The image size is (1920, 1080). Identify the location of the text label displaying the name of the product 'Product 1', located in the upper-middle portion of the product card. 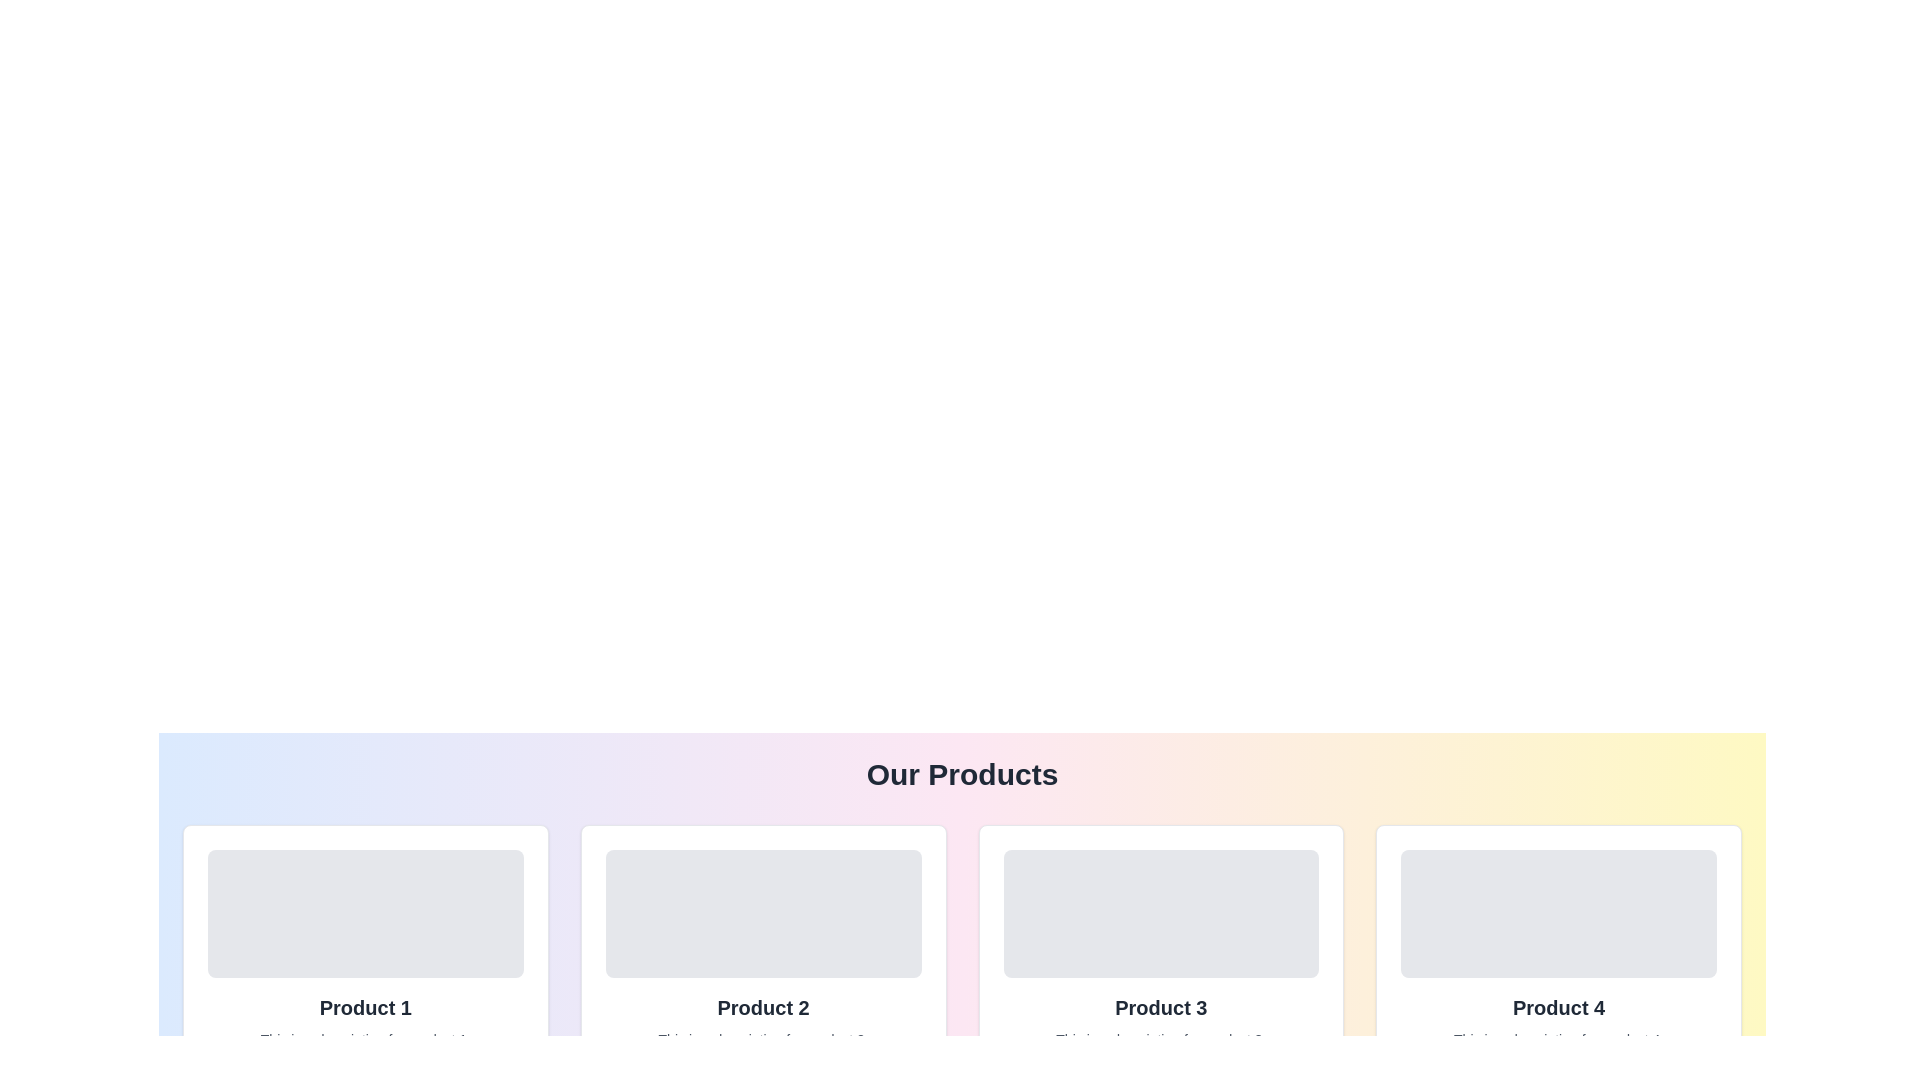
(365, 1007).